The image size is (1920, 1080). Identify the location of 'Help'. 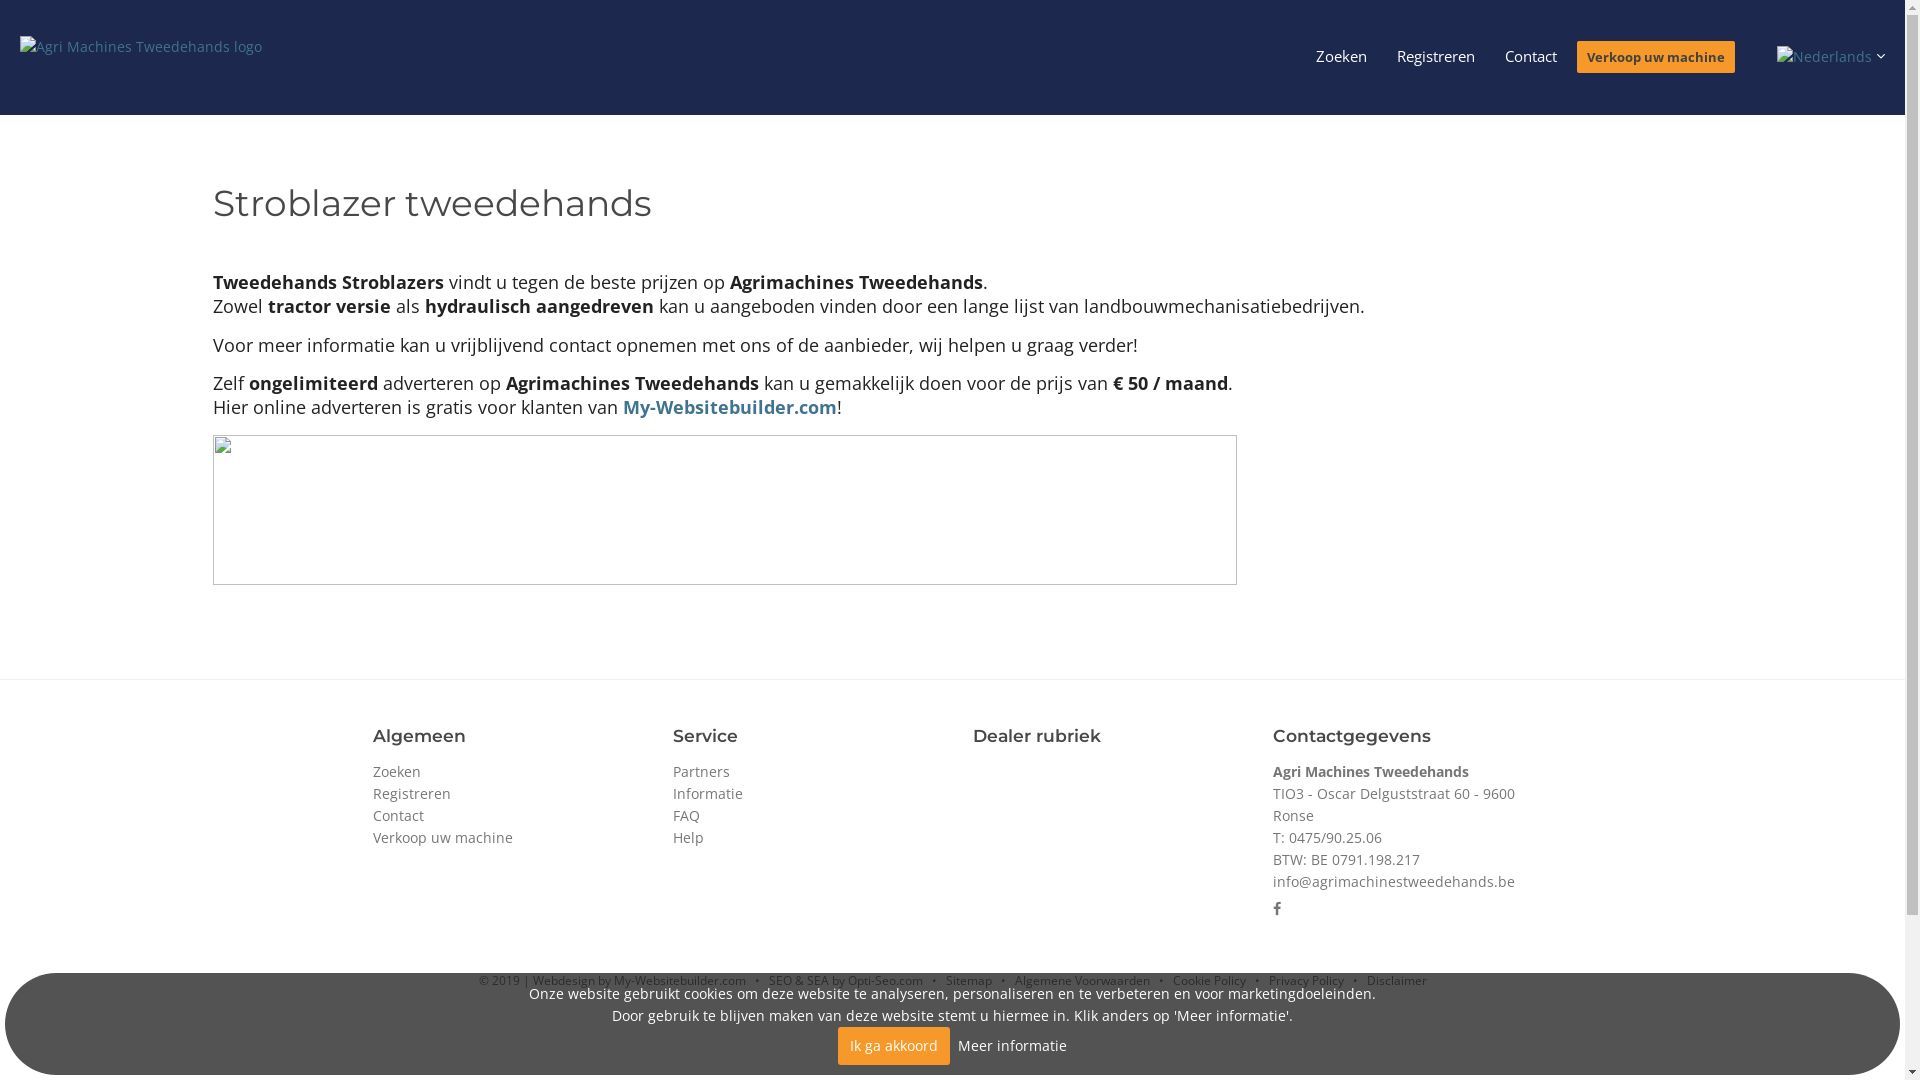
(687, 837).